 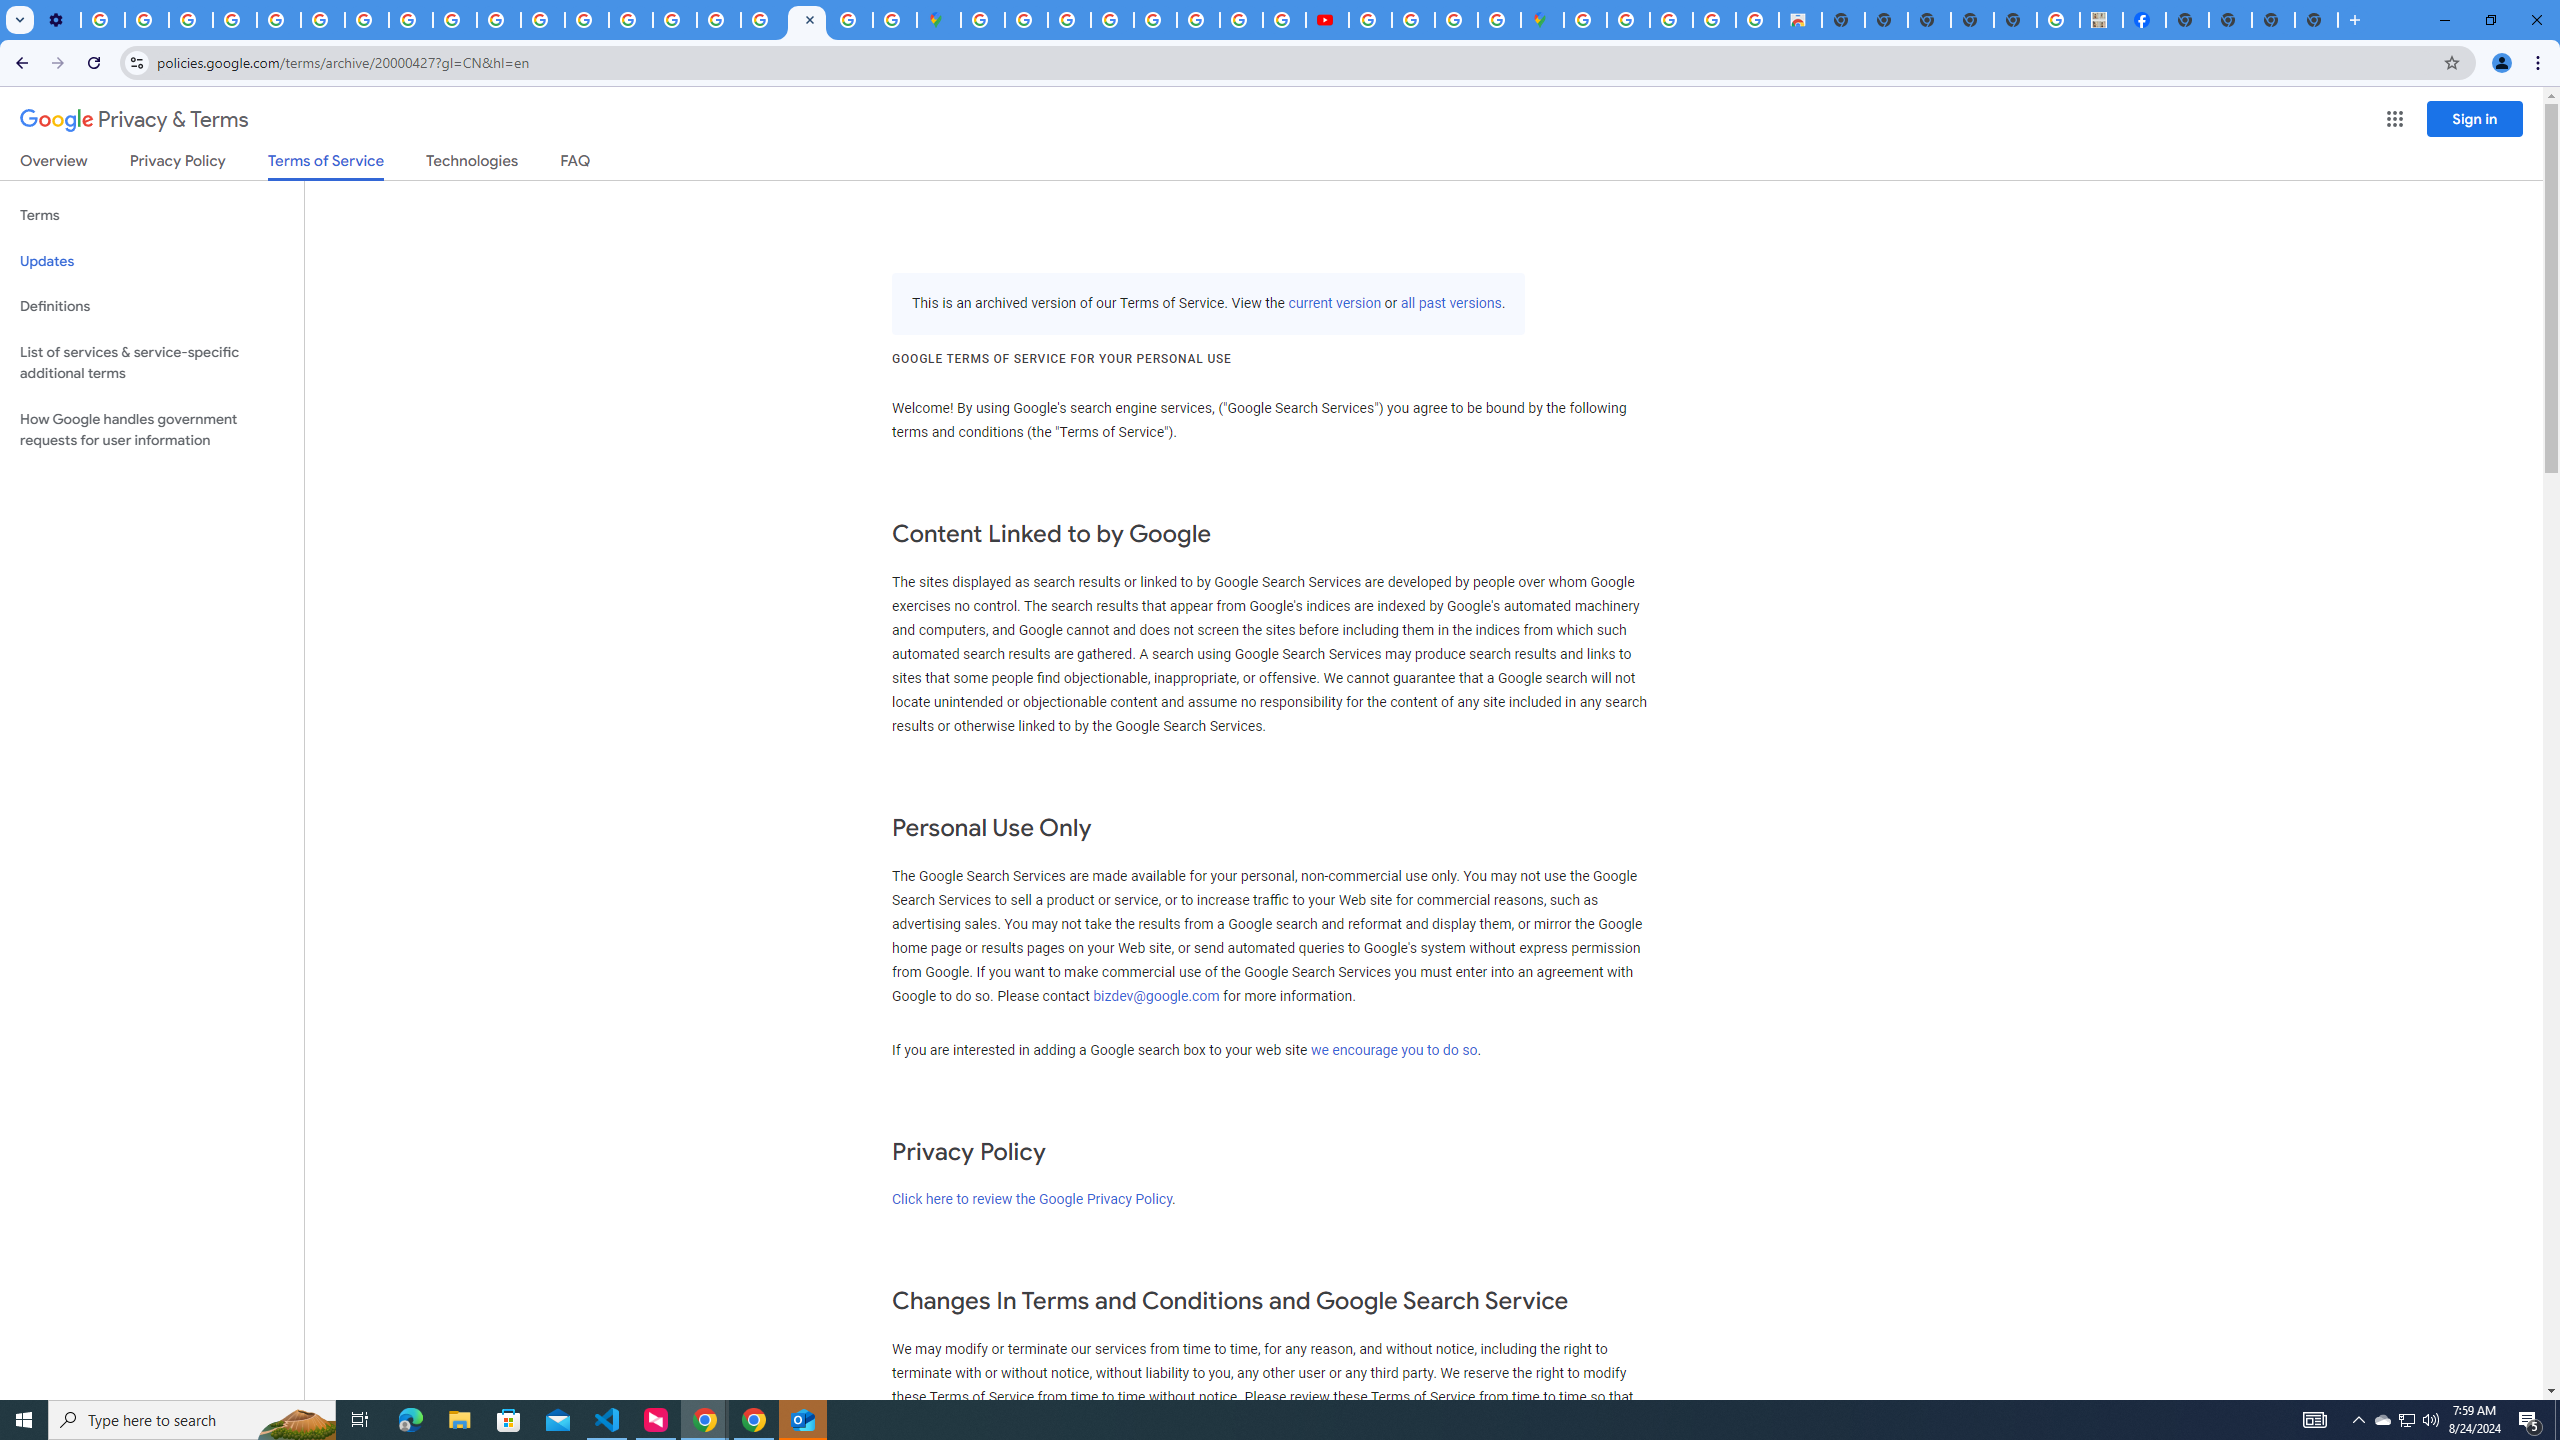 I want to click on 'current version', so click(x=1334, y=302).